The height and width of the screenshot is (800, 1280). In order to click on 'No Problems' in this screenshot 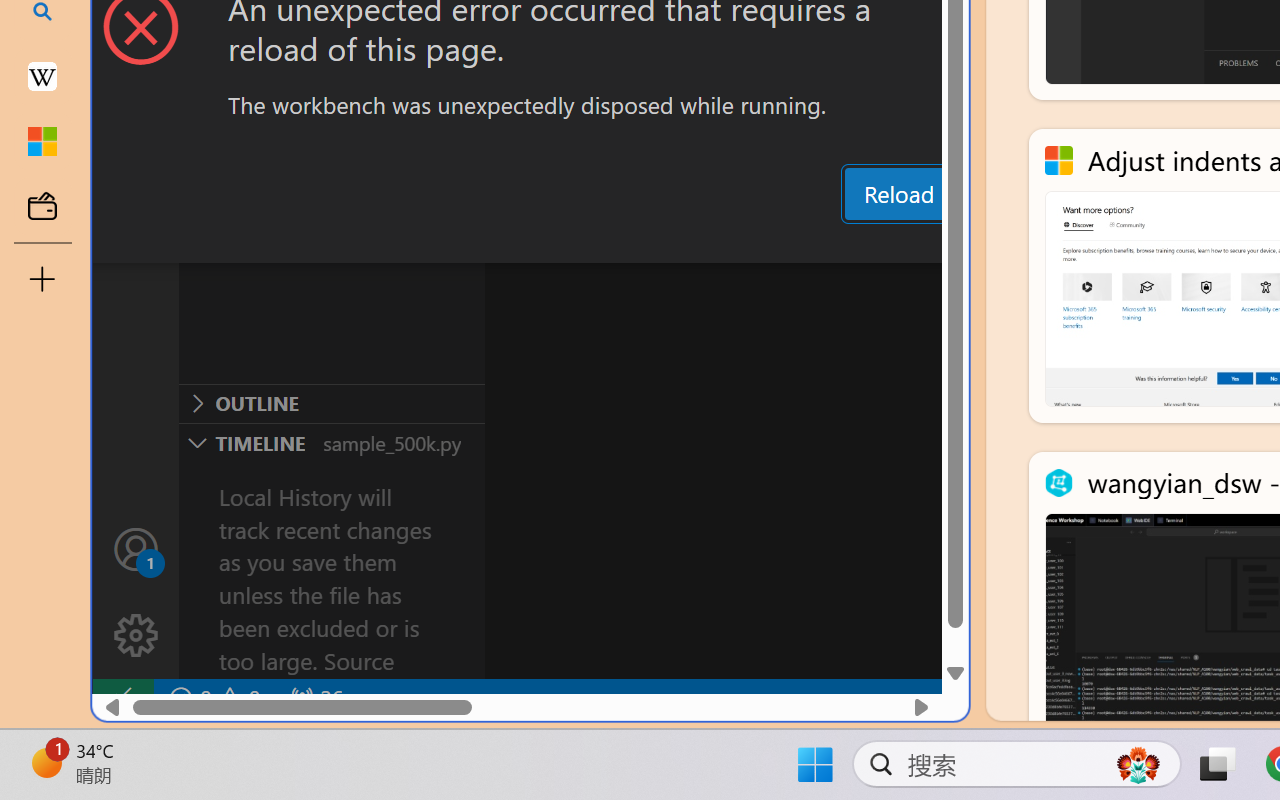, I will do `click(213, 698)`.